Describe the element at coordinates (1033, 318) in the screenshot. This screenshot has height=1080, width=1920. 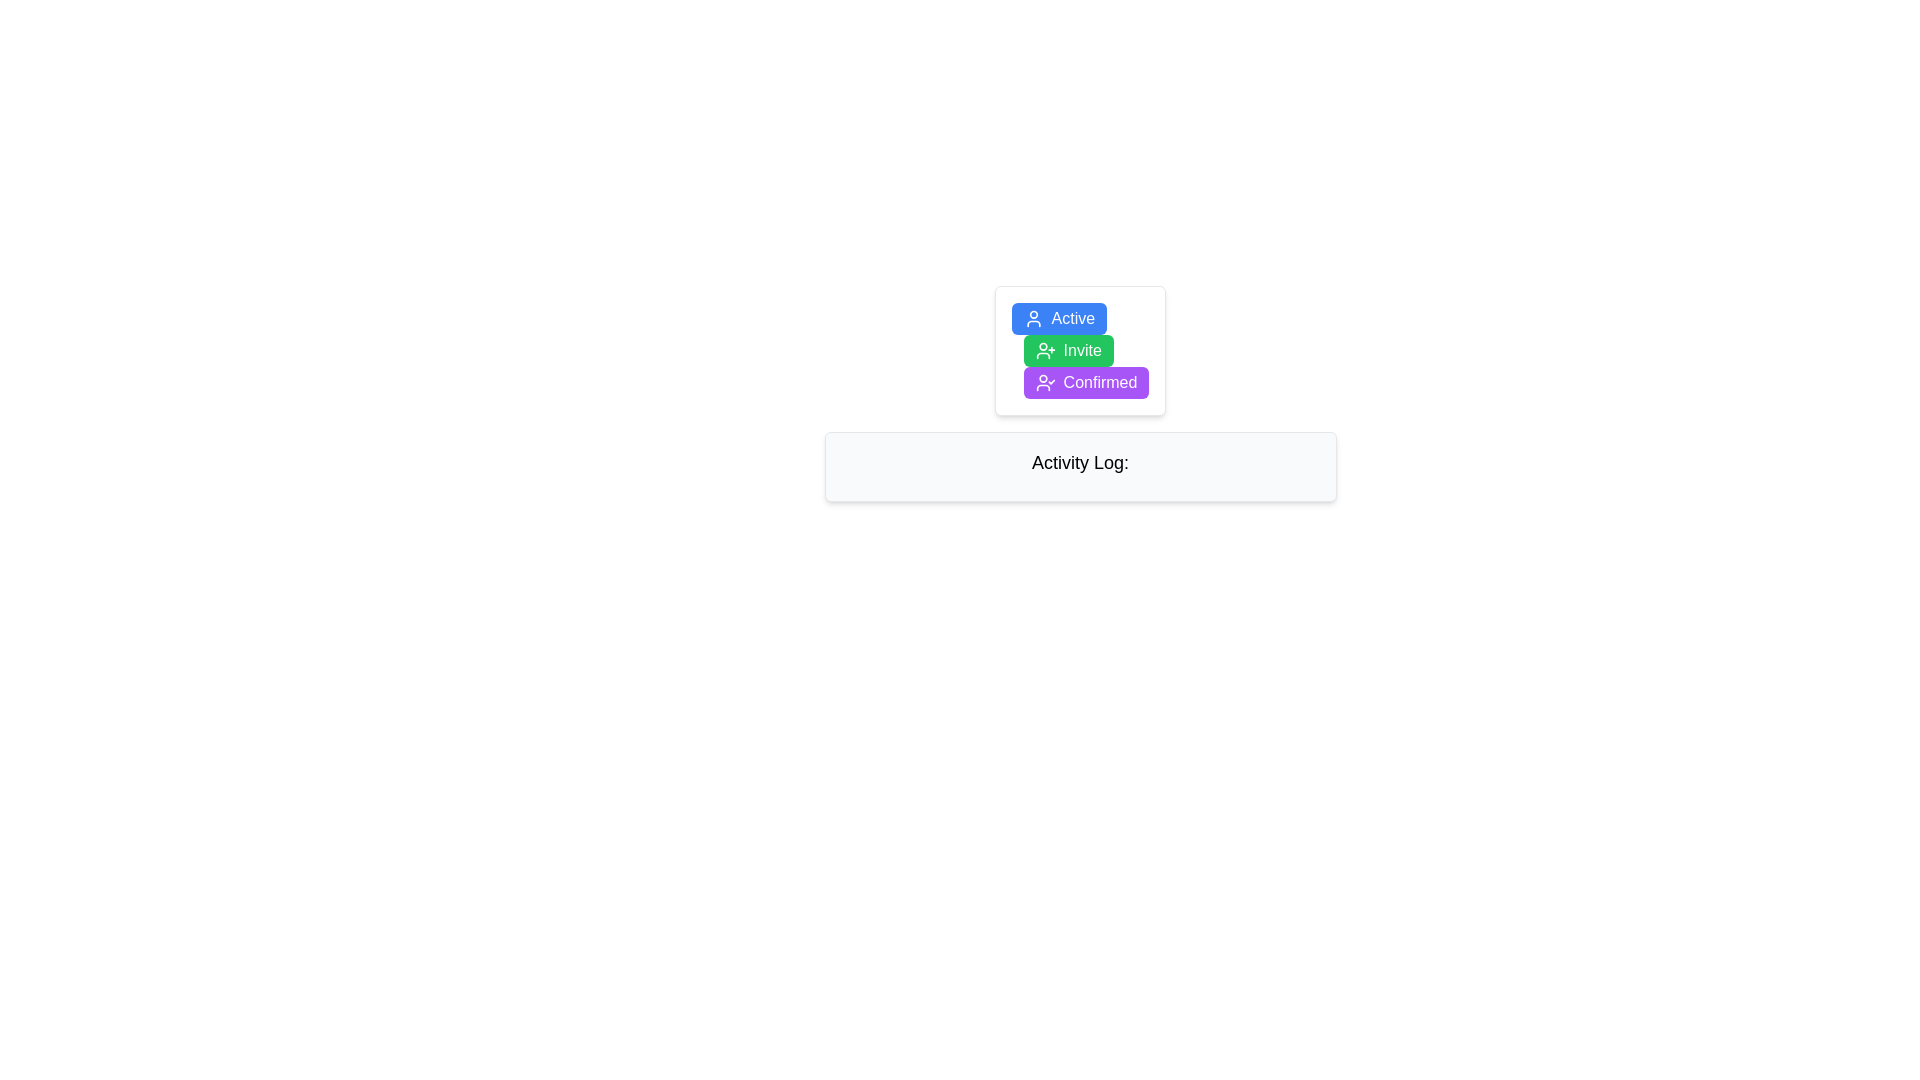
I see `the user profile silhouette icon with a blue background located within the 'Active' button at the top of the vertical stack` at that location.